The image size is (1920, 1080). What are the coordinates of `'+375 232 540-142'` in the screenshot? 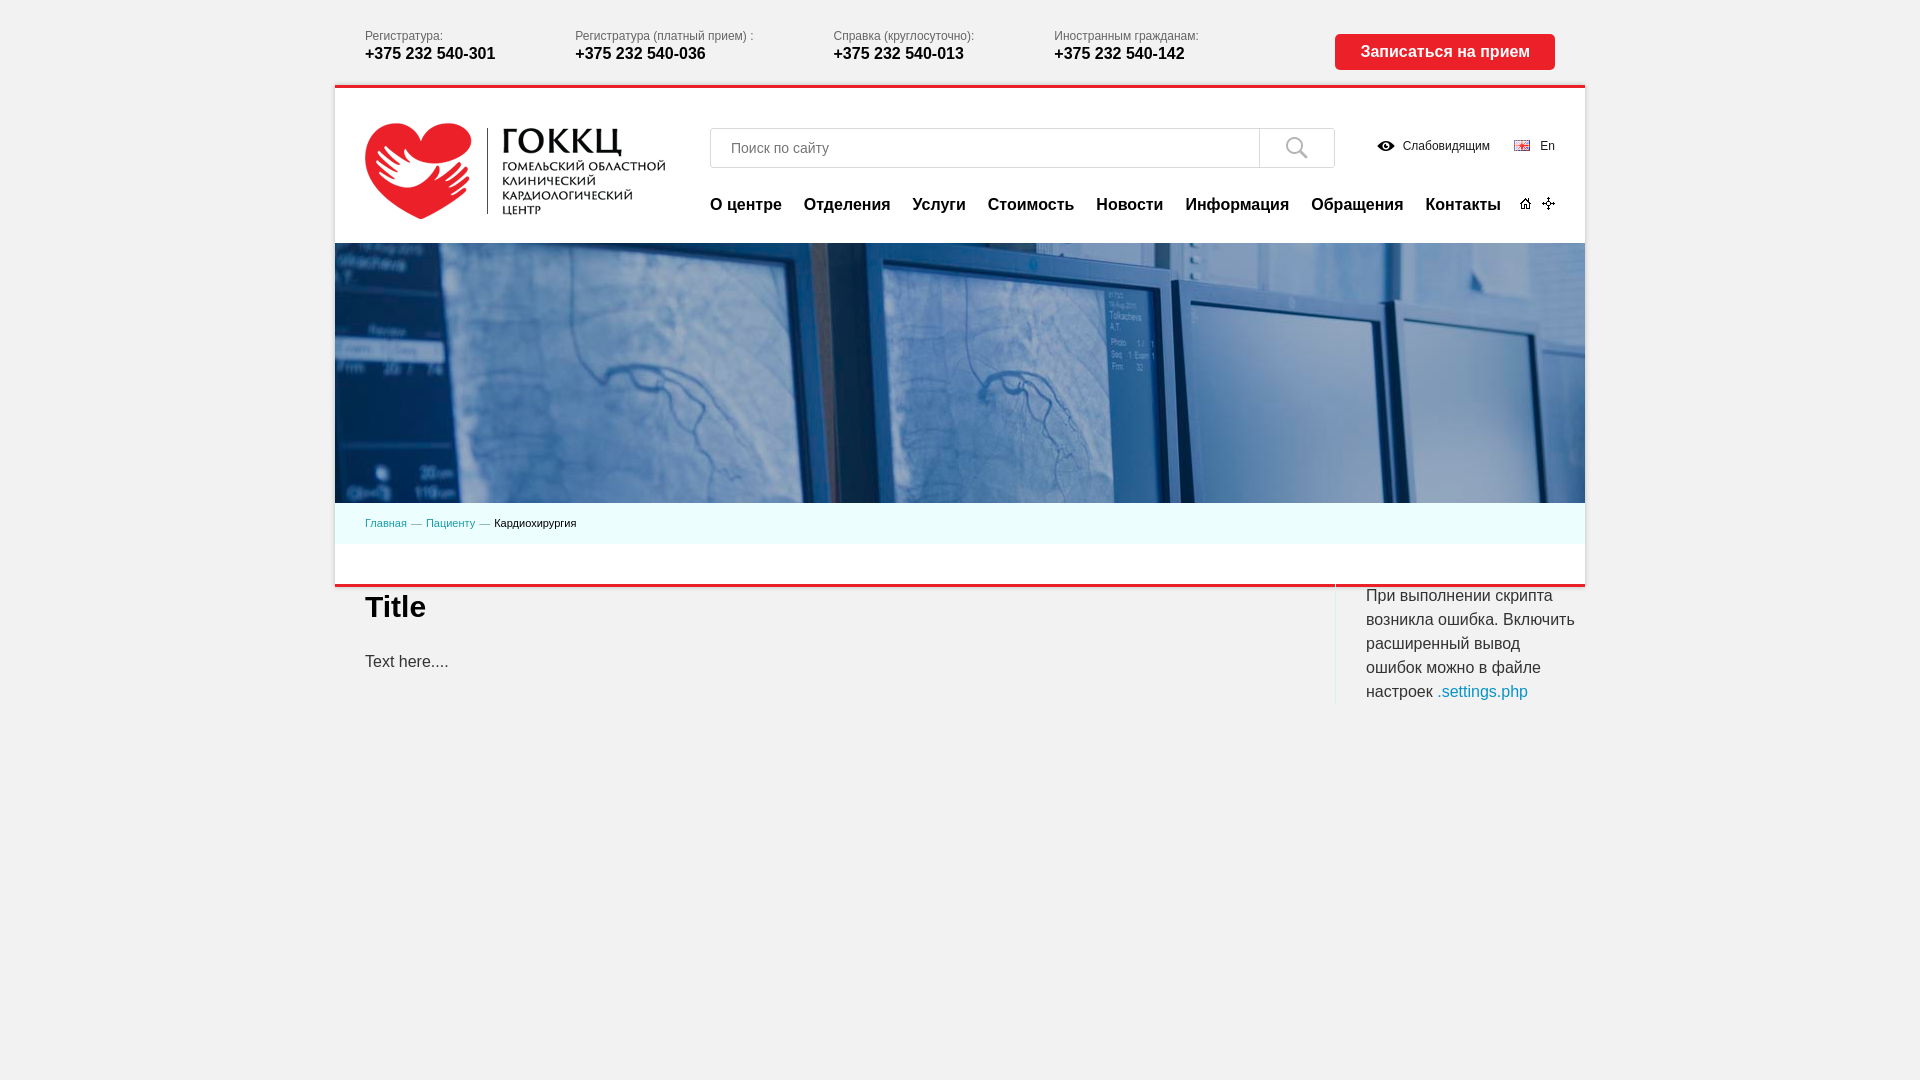 It's located at (1117, 52).